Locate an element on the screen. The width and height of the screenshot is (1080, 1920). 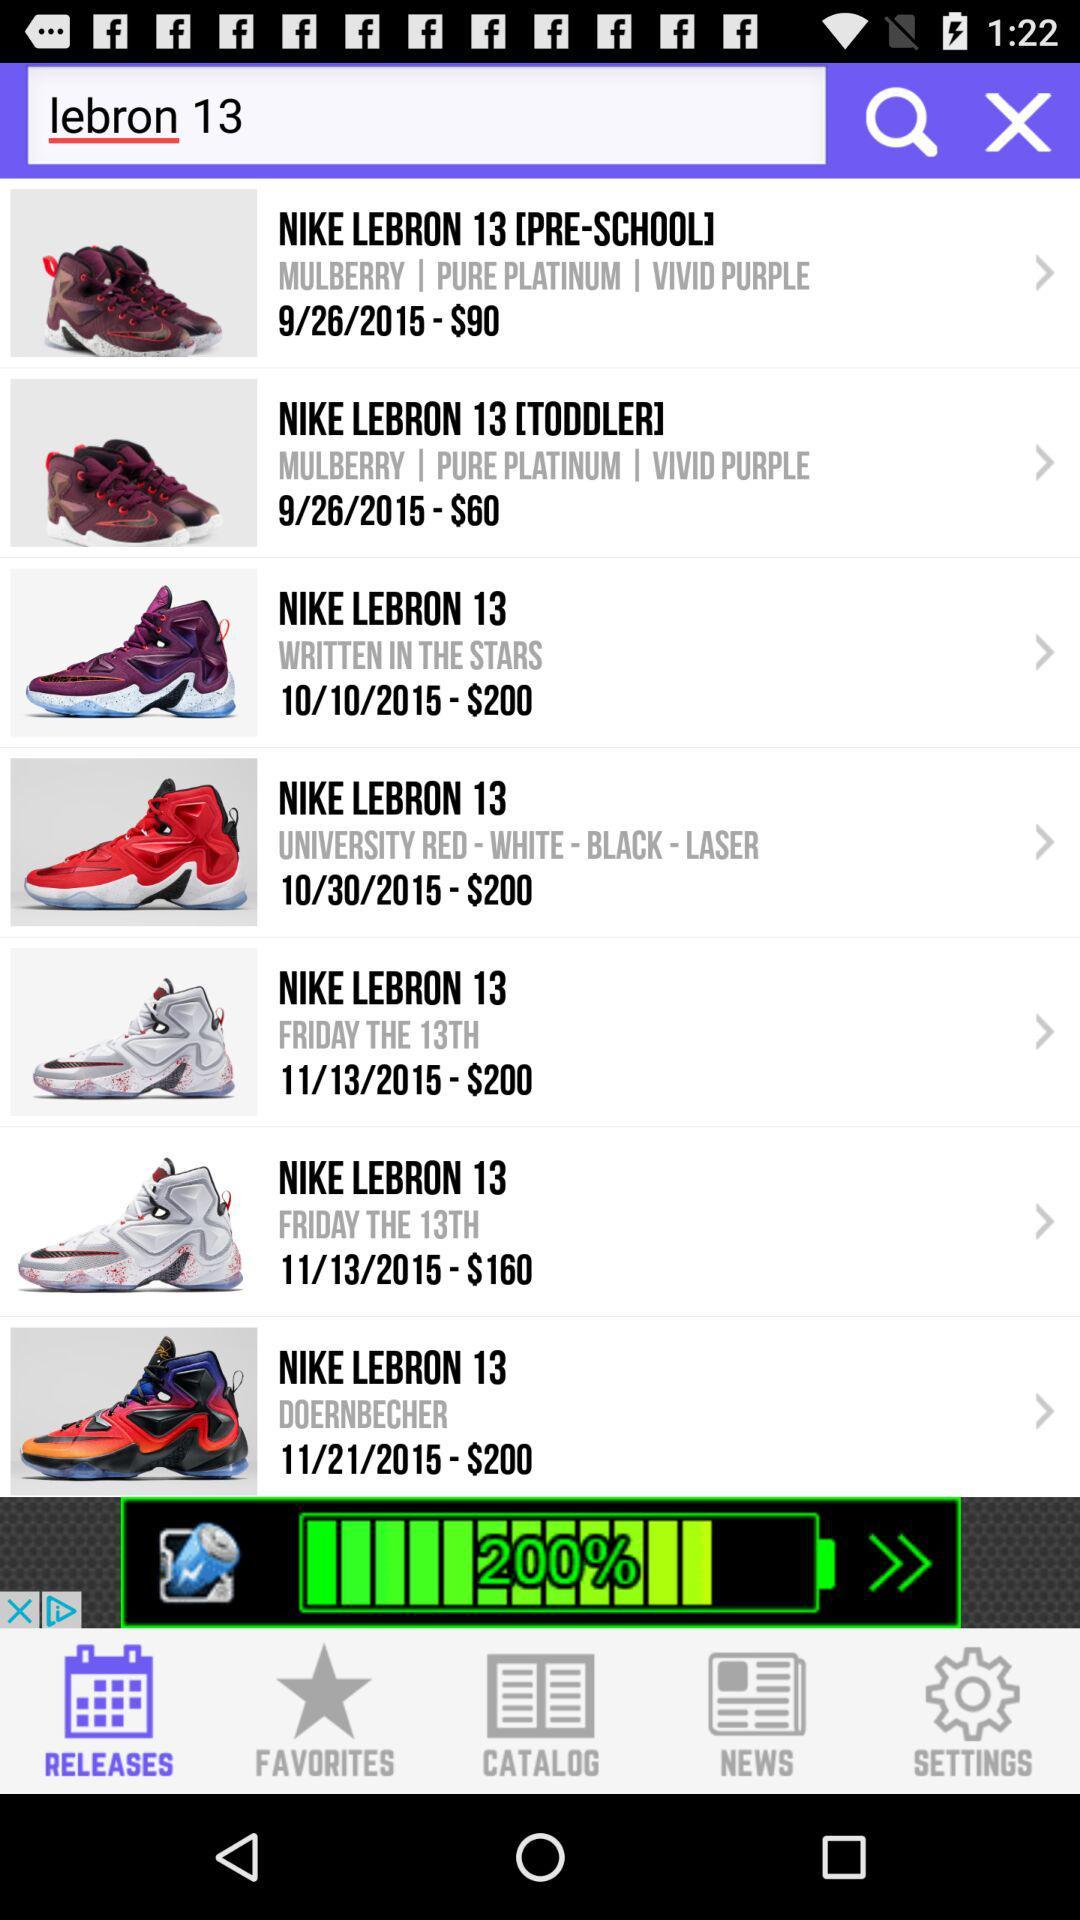
open releases is located at coordinates (108, 1710).